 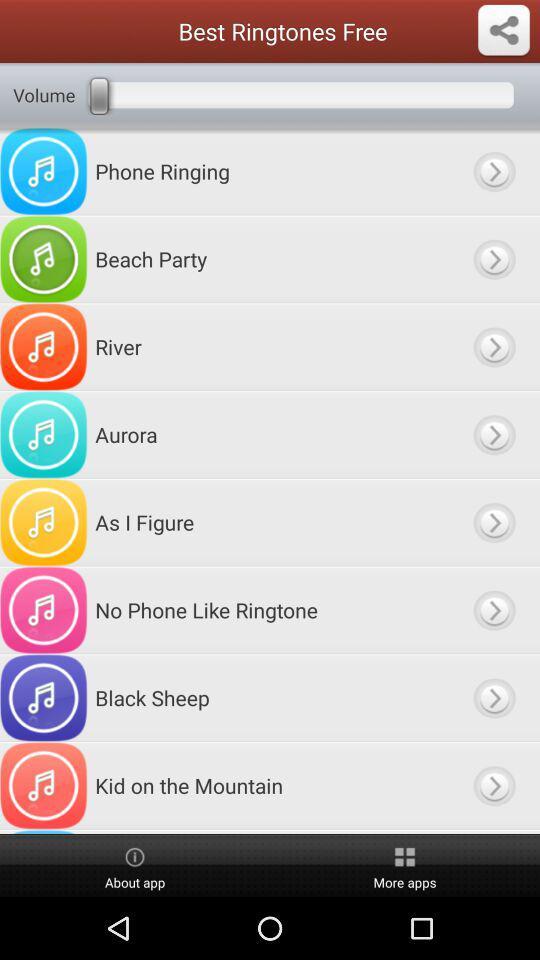 I want to click on track beach party, so click(x=493, y=258).